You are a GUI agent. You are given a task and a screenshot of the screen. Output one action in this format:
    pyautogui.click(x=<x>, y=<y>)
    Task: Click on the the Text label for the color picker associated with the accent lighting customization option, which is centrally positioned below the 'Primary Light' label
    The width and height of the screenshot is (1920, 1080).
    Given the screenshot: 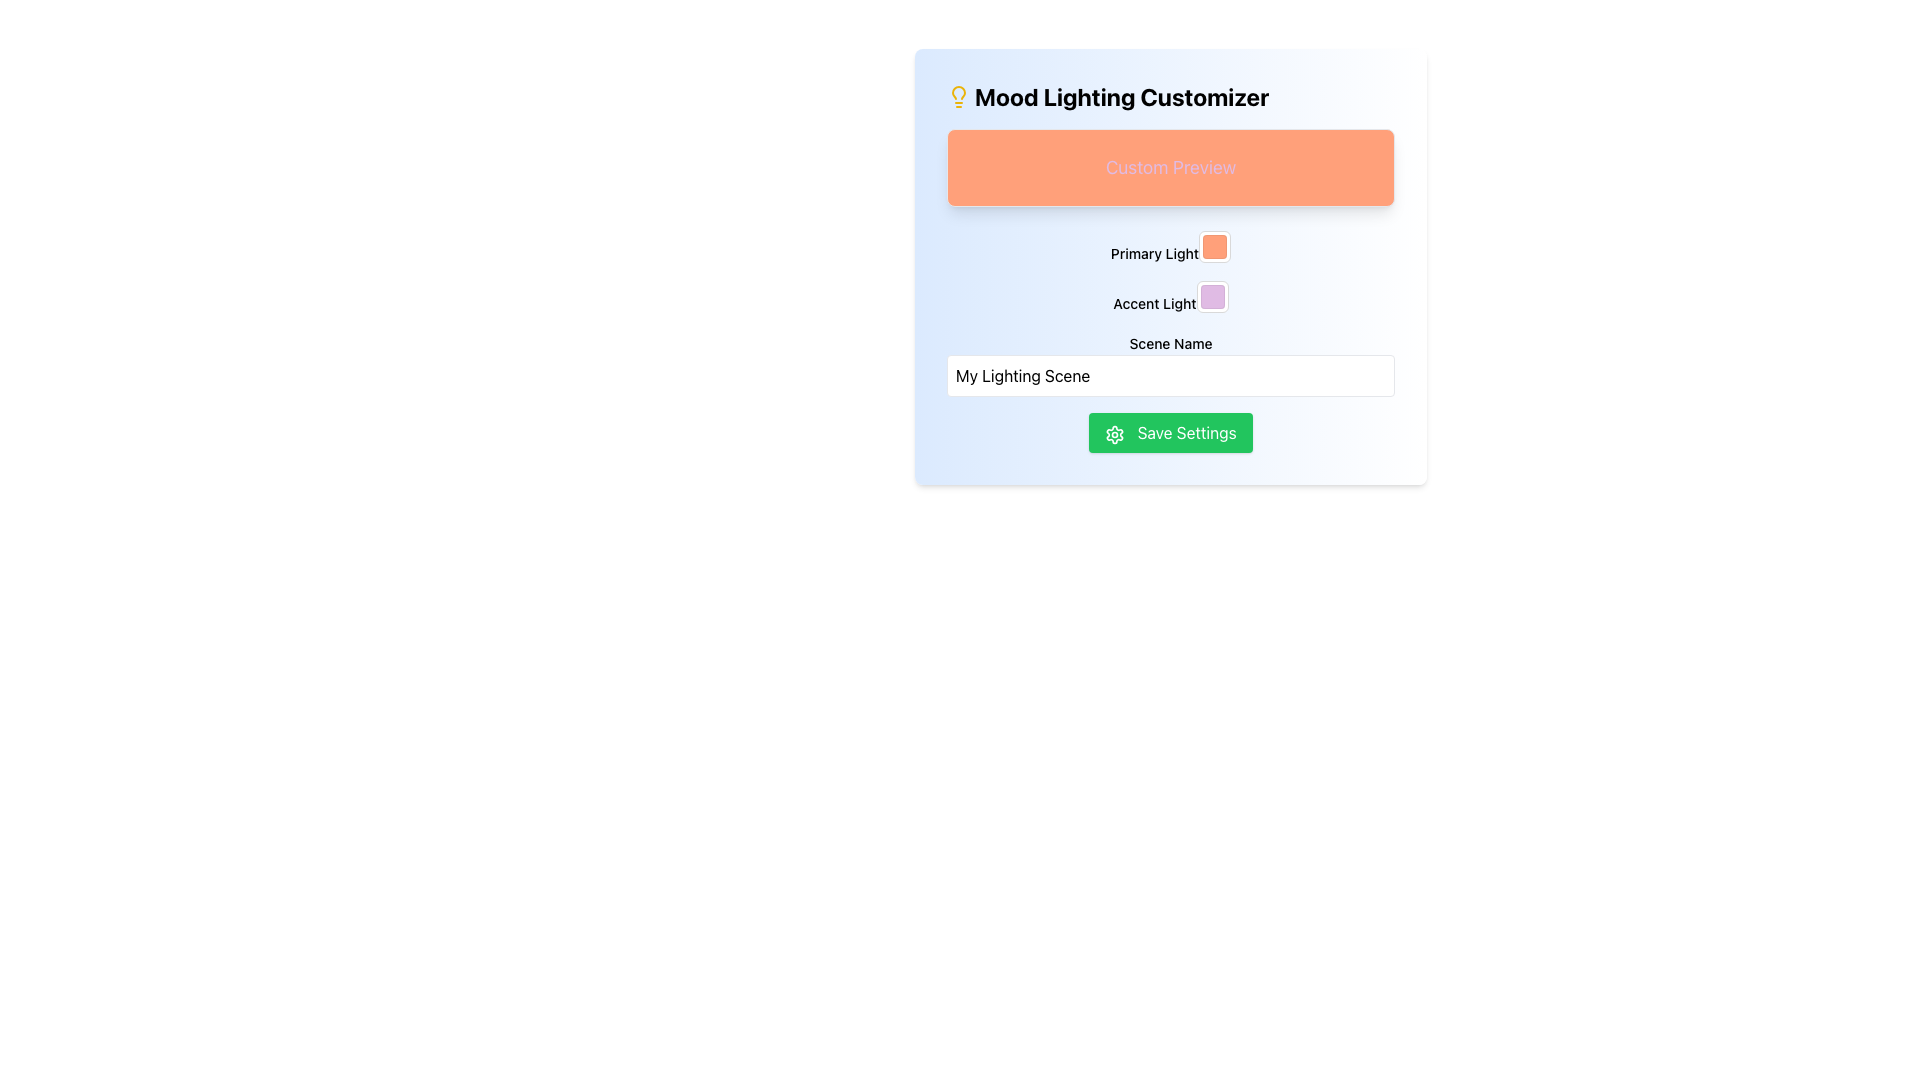 What is the action you would take?
    pyautogui.click(x=1155, y=303)
    